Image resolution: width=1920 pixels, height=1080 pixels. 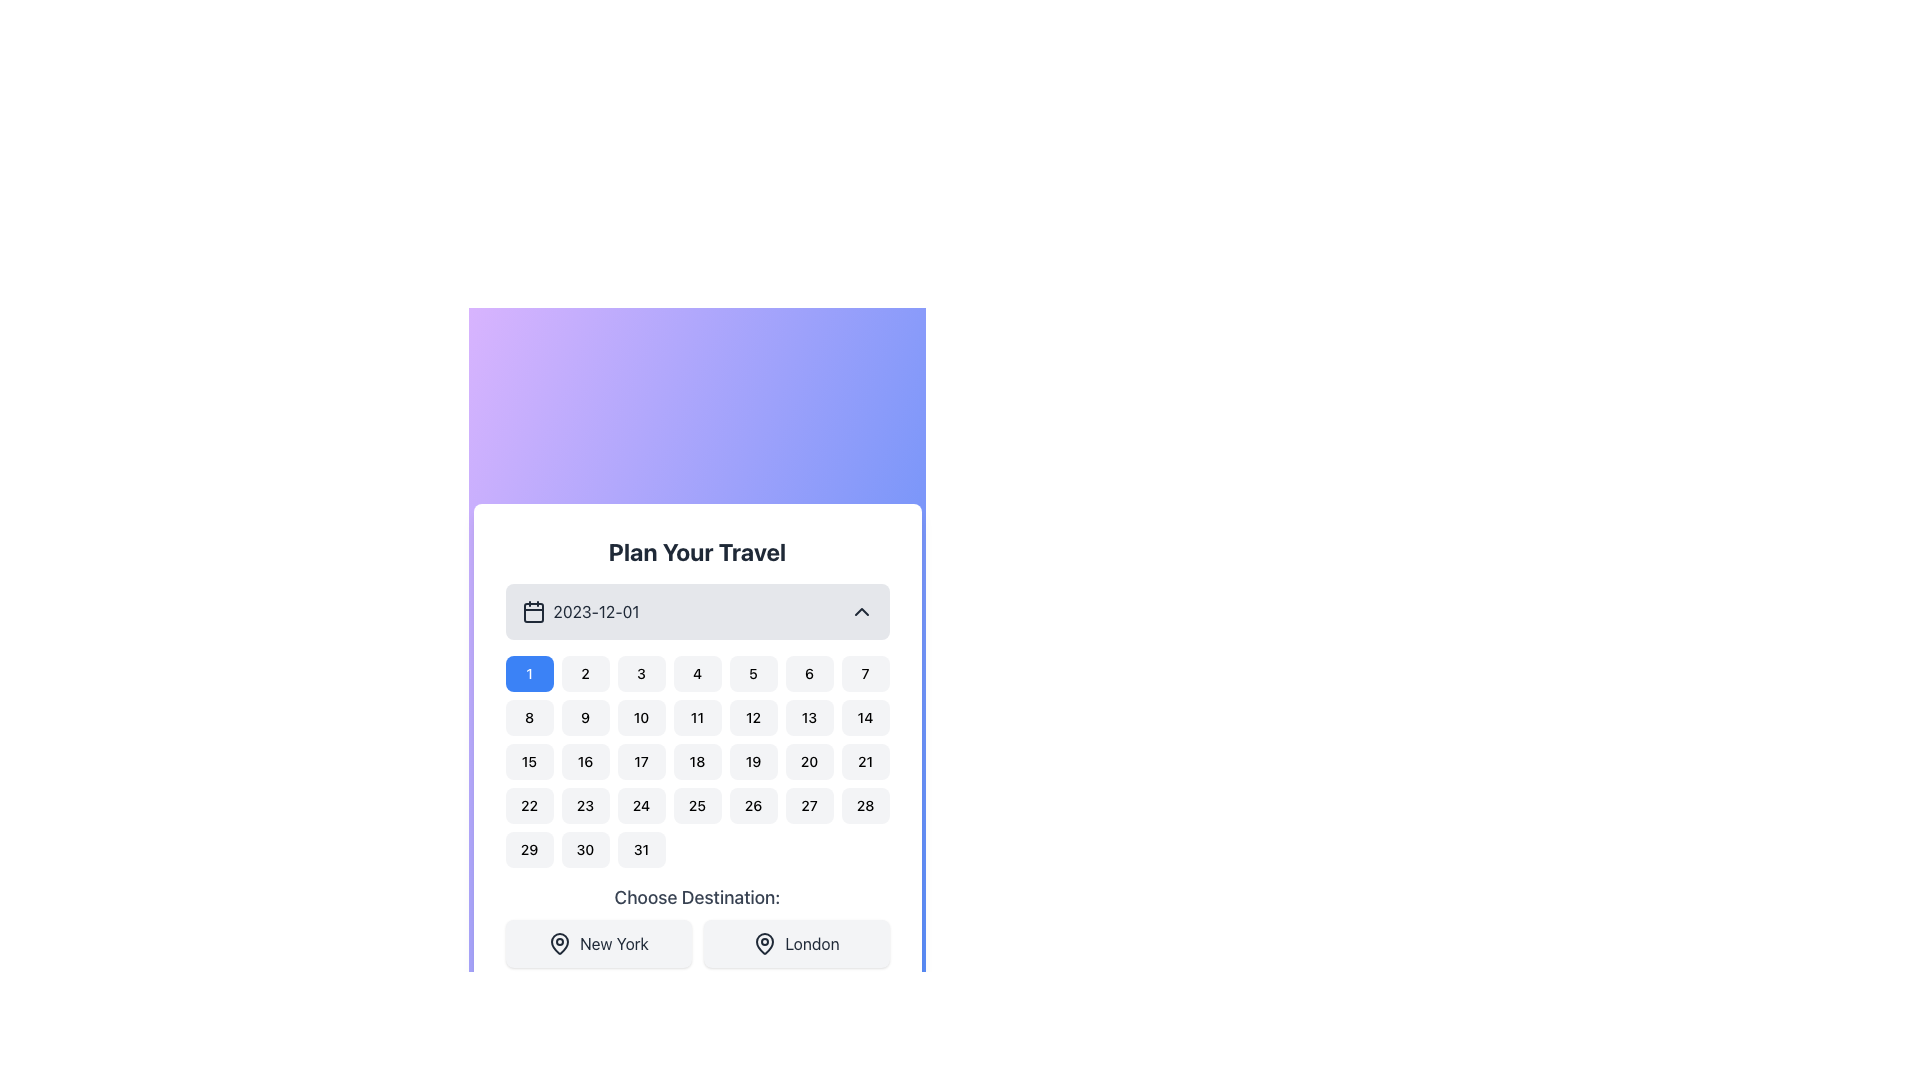 I want to click on the selectable day '25' button in the monthly calendar interface, so click(x=697, y=805).